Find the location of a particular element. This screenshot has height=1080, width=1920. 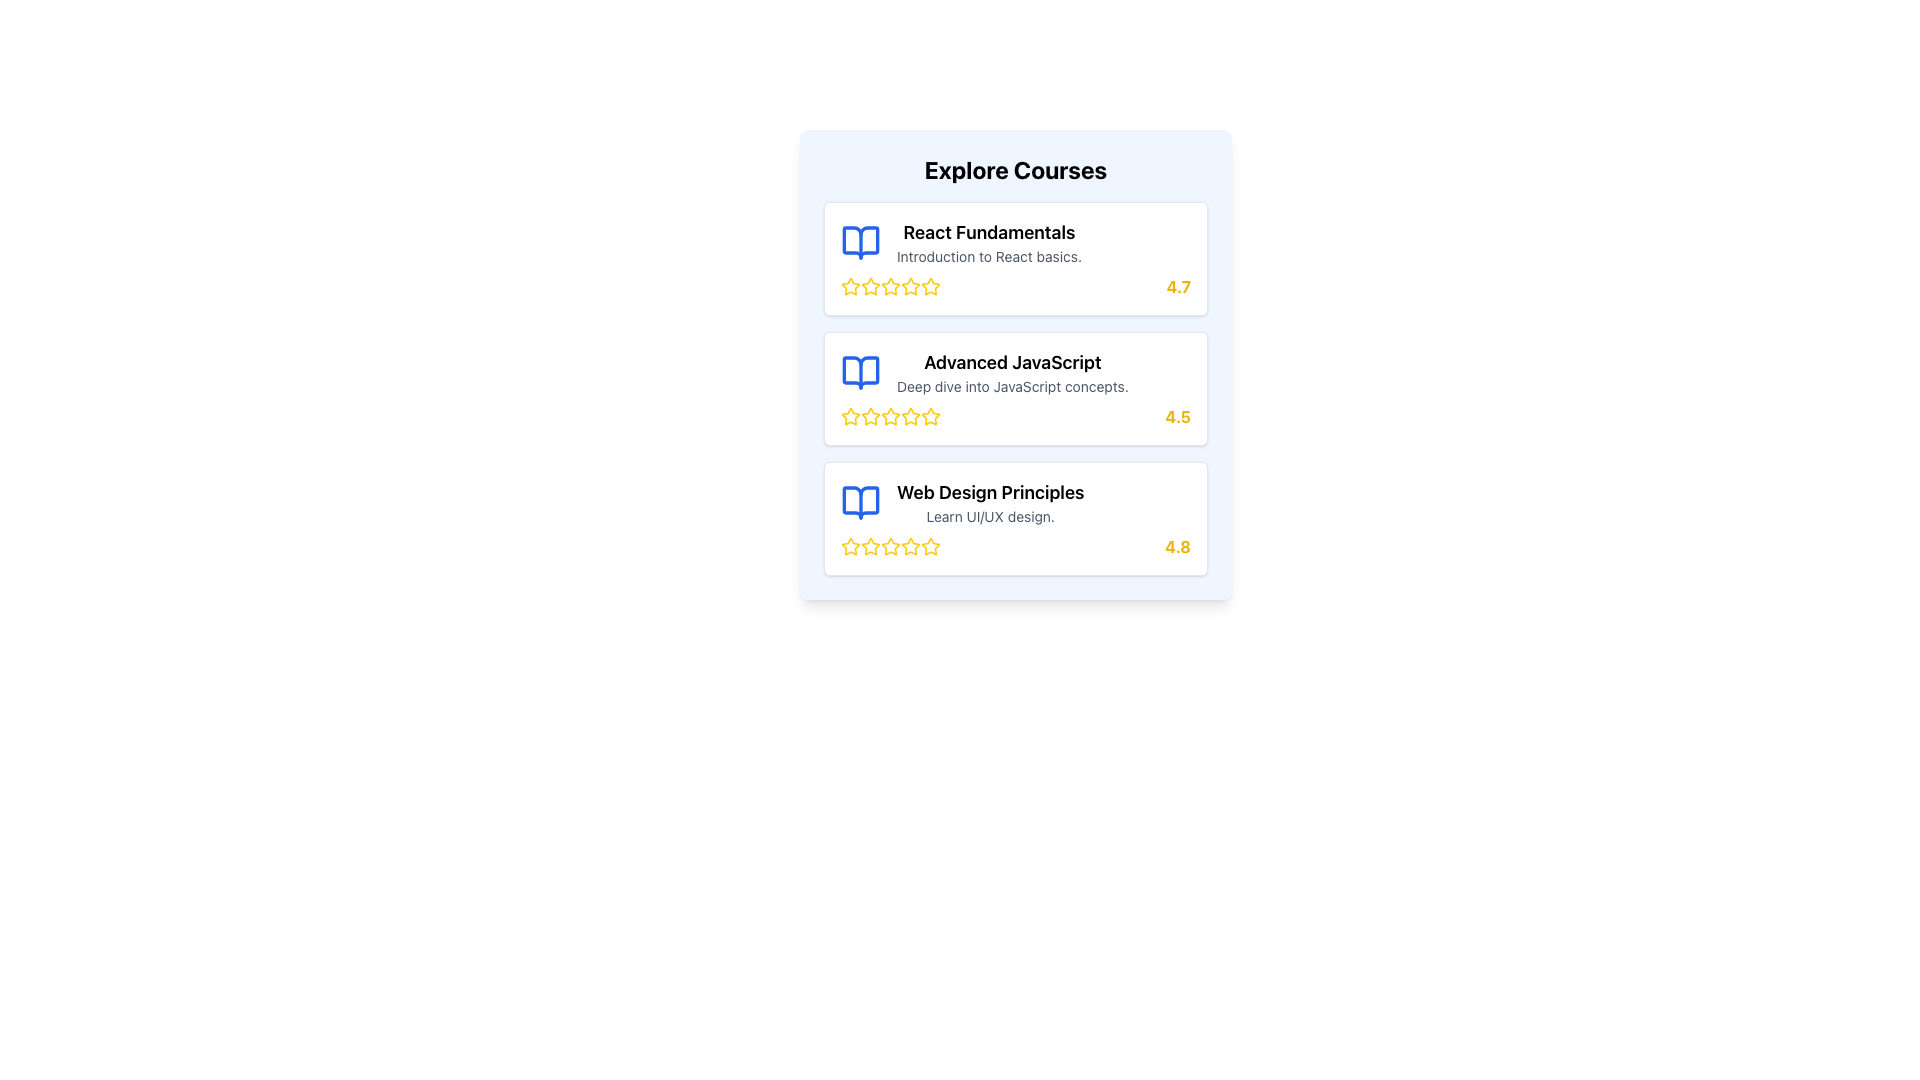

the fifth star icon with a yellow outline in the rating section of the 'Web Design Principles' course card is located at coordinates (930, 546).